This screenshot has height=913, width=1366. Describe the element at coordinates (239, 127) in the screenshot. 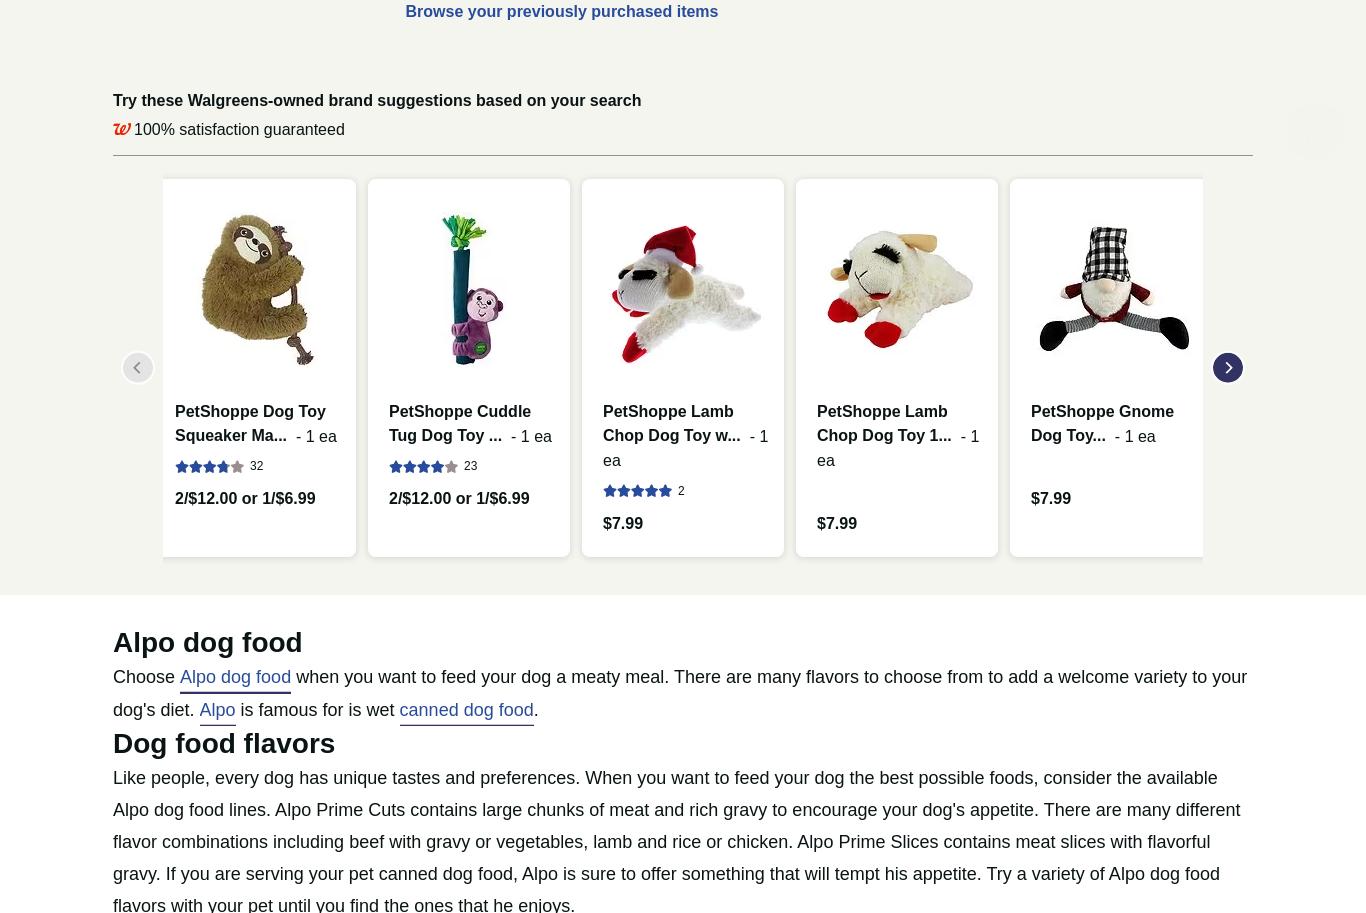

I see `'100% satisfaction guaranteed'` at that location.